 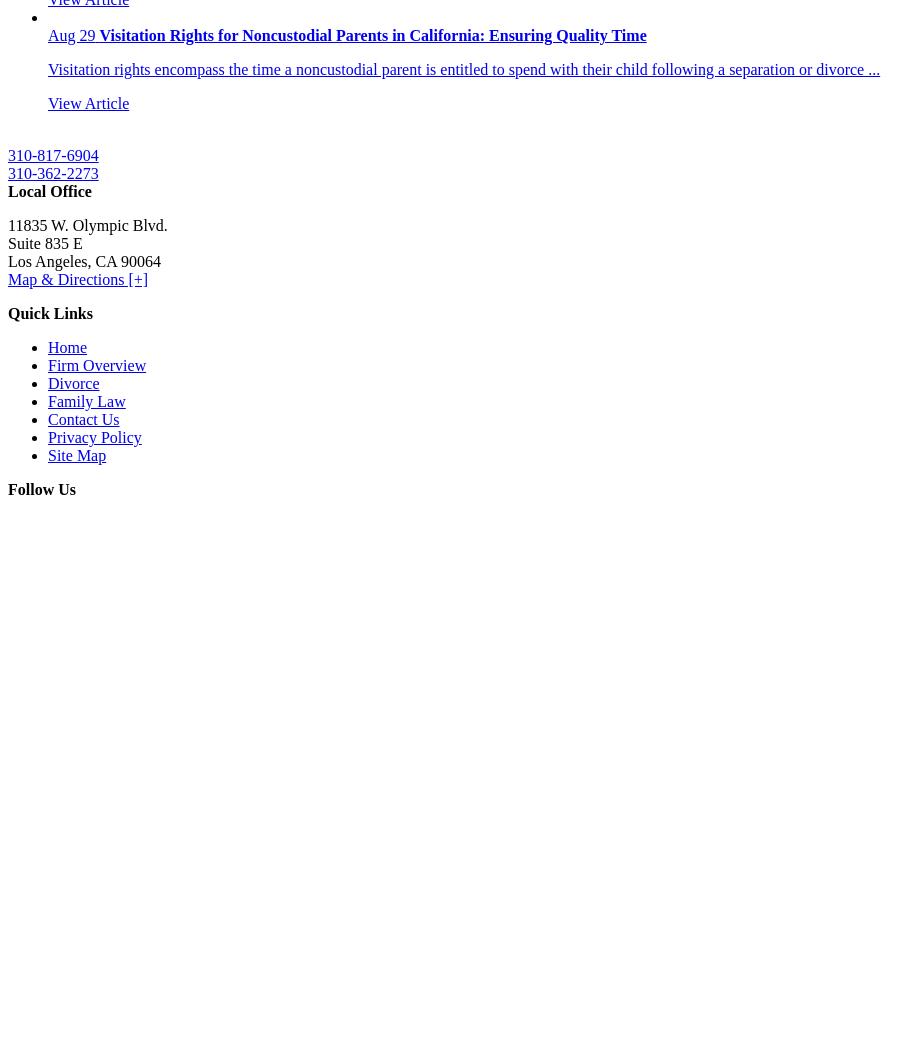 I want to click on 'Follow Us', so click(x=41, y=489).